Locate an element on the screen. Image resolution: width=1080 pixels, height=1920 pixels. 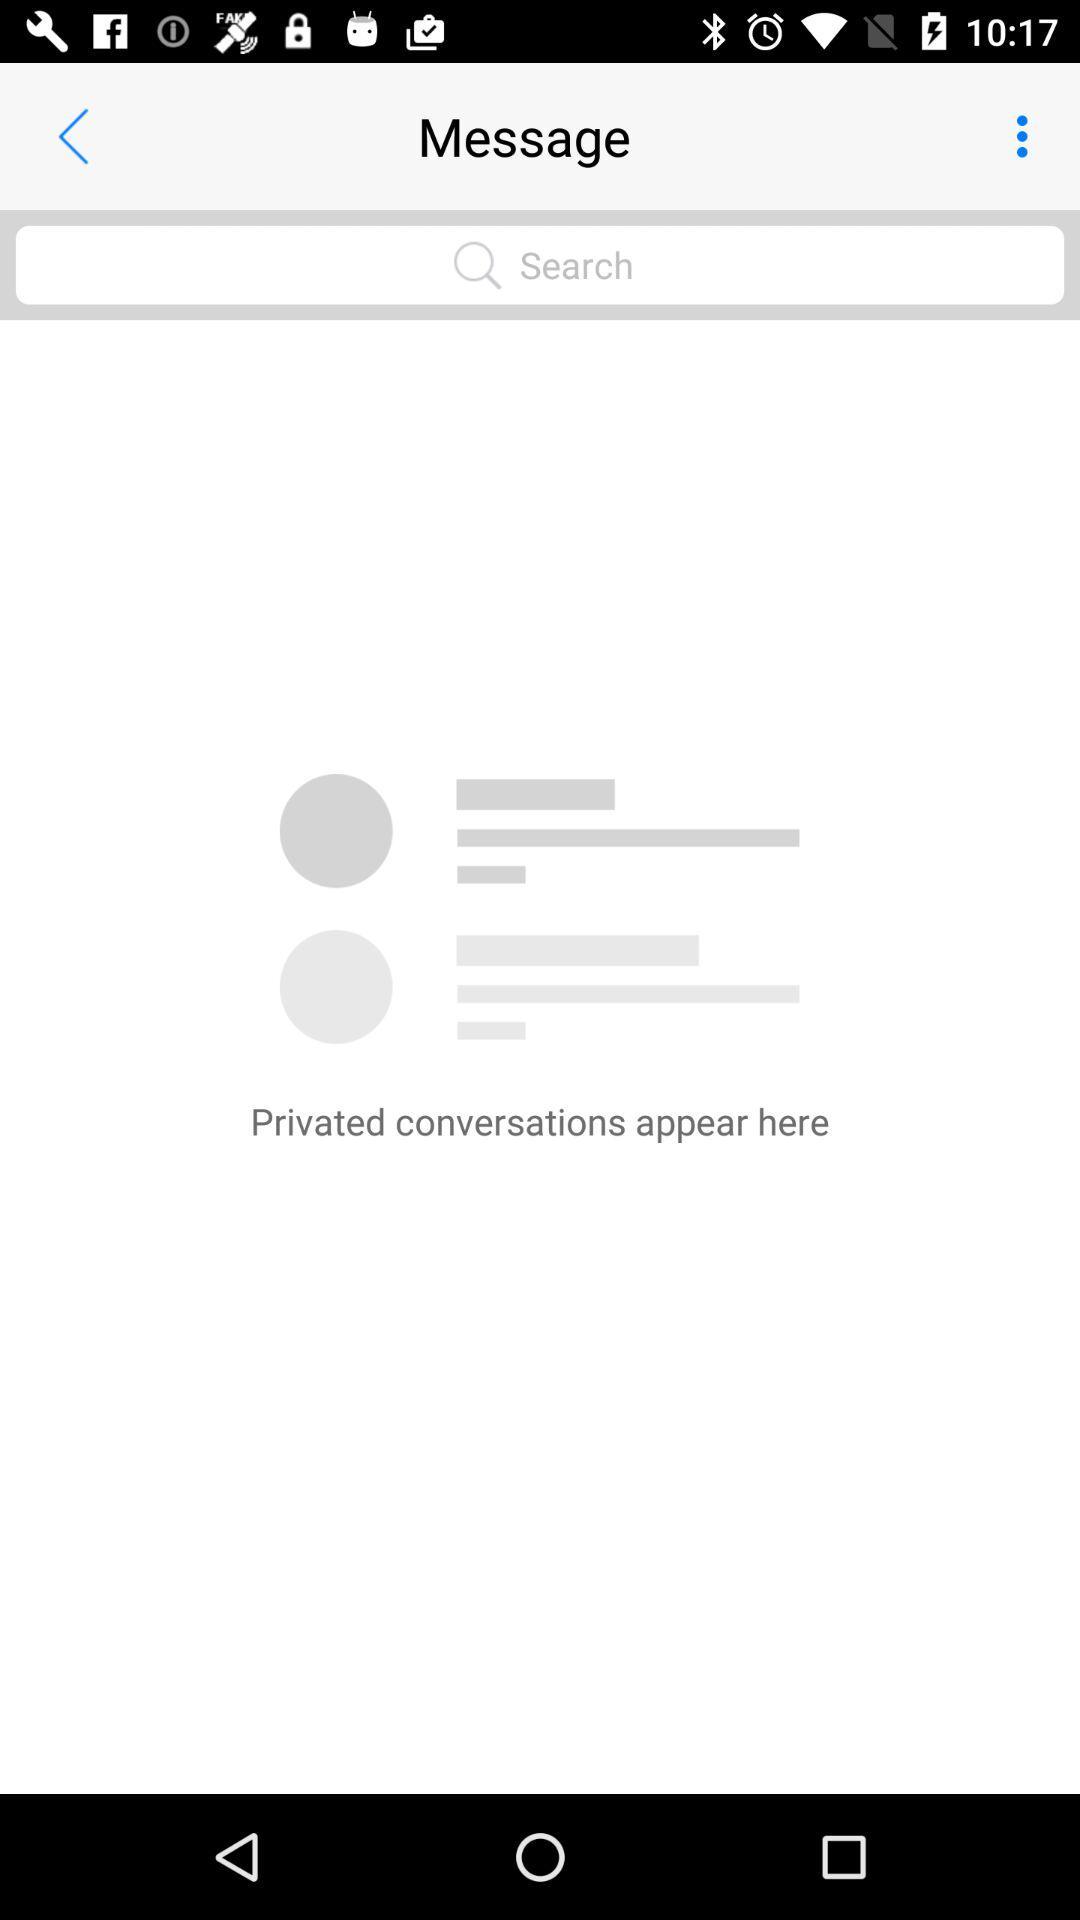
the item next to message app is located at coordinates (72, 135).